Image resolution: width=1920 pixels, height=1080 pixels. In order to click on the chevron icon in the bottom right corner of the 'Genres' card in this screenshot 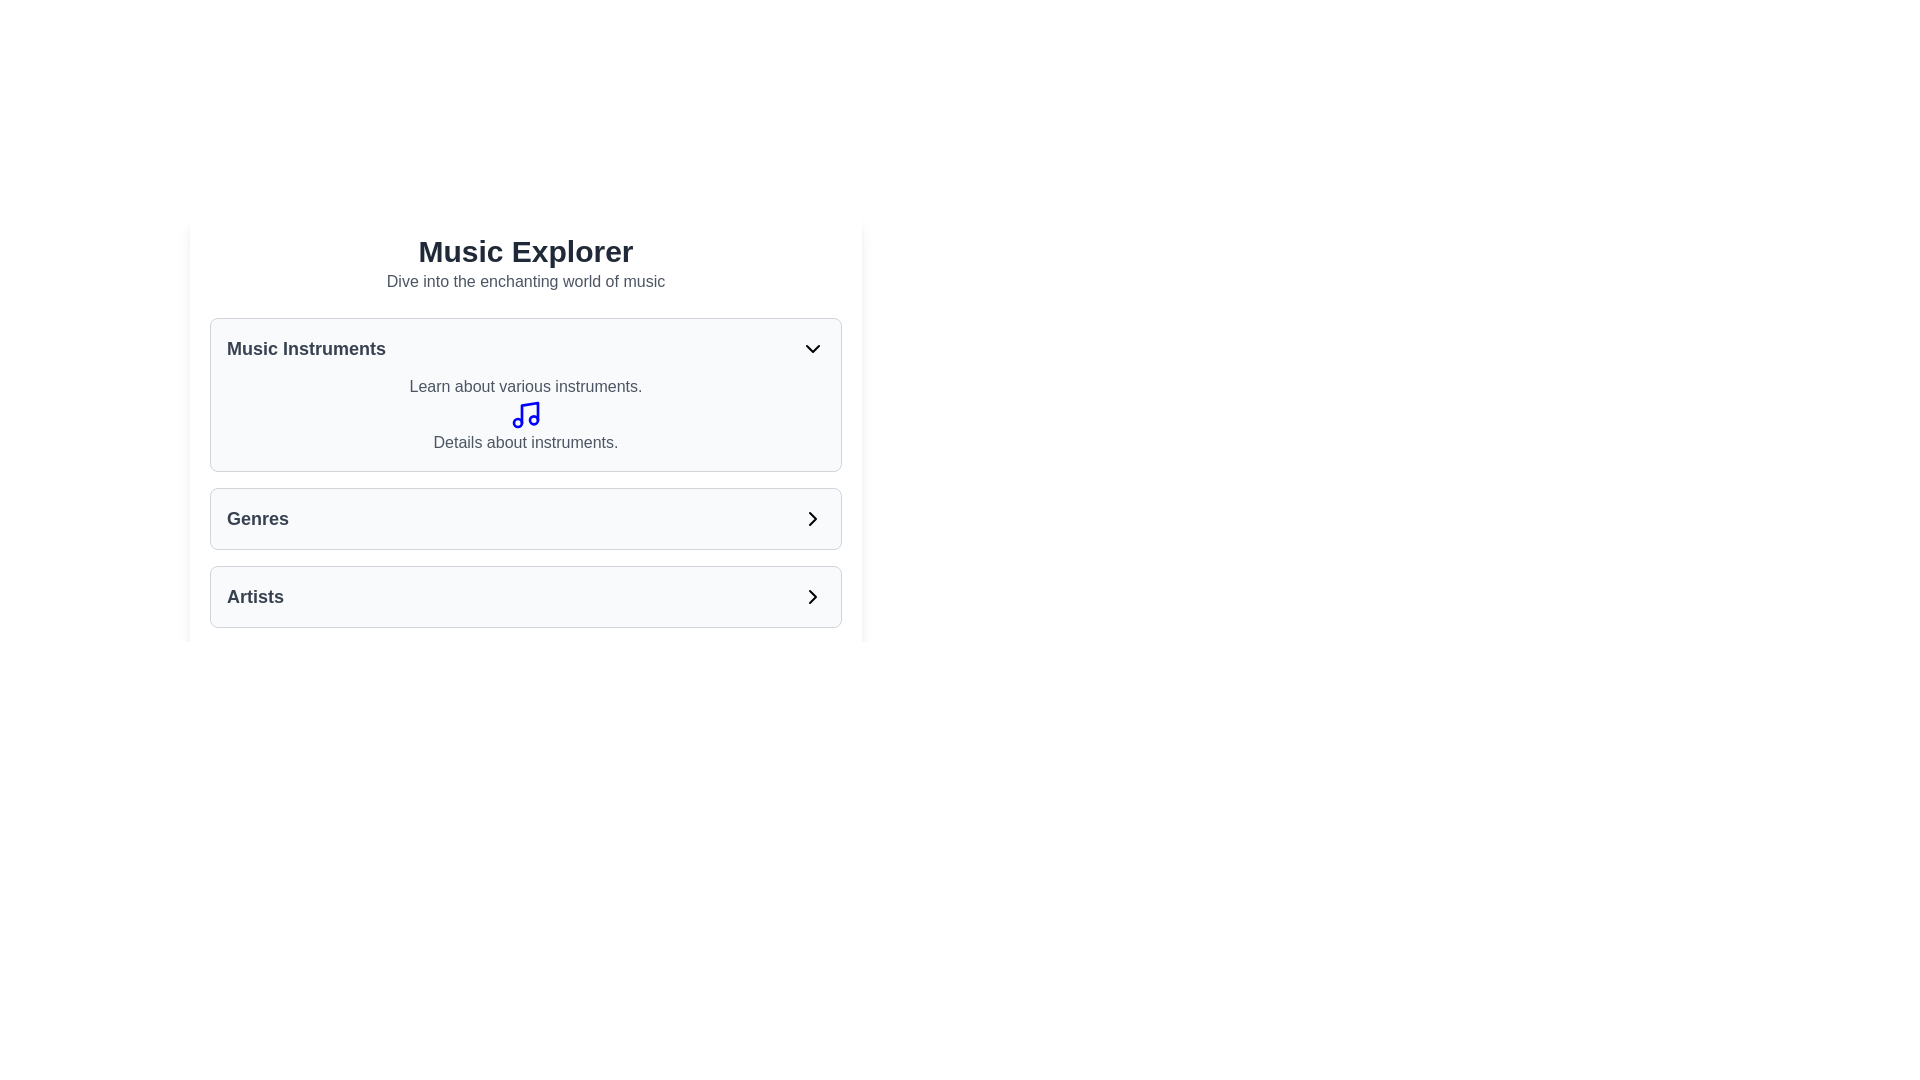, I will do `click(812, 518)`.